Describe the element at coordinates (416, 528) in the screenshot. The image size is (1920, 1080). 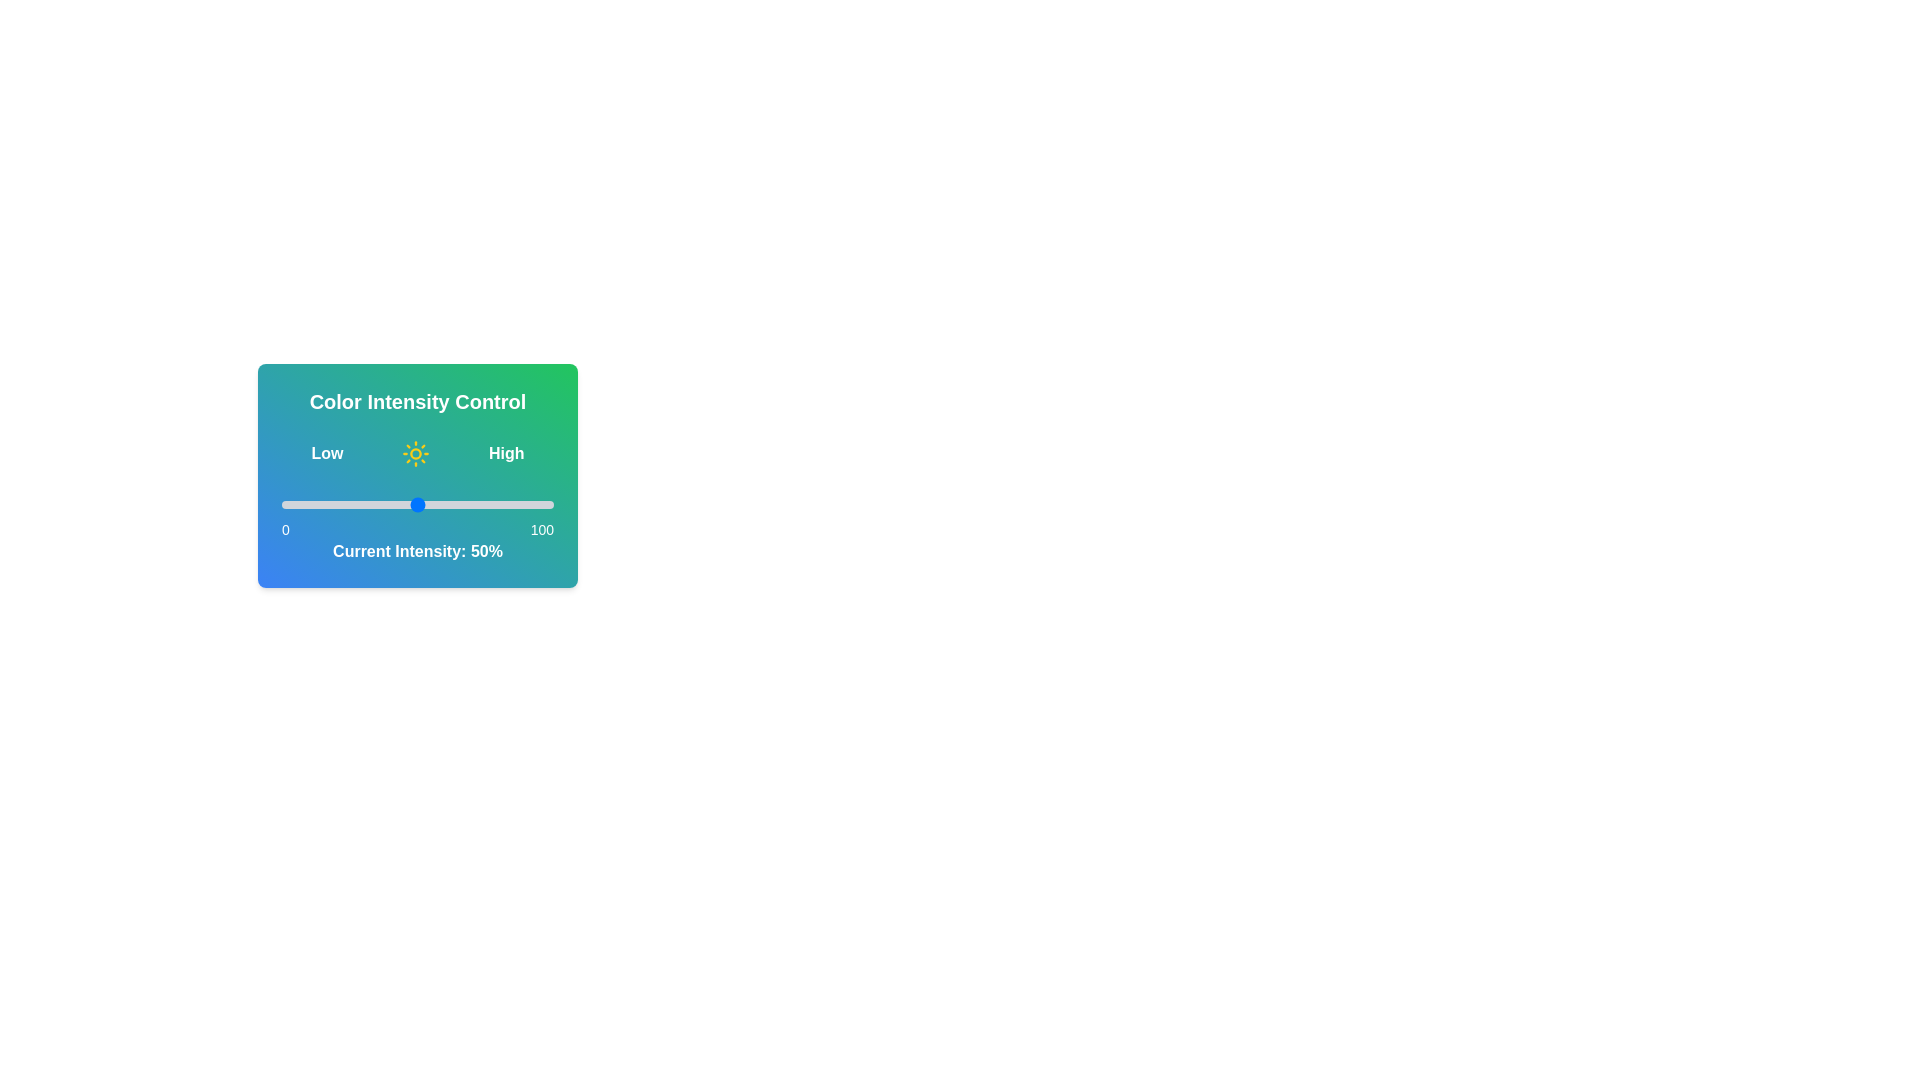
I see `the static text labels displaying the minimum (0) and maximum (100) numeric labels for the adjacent slider, which is located horizontally centered below the slider bar in the middle section of the interface` at that location.